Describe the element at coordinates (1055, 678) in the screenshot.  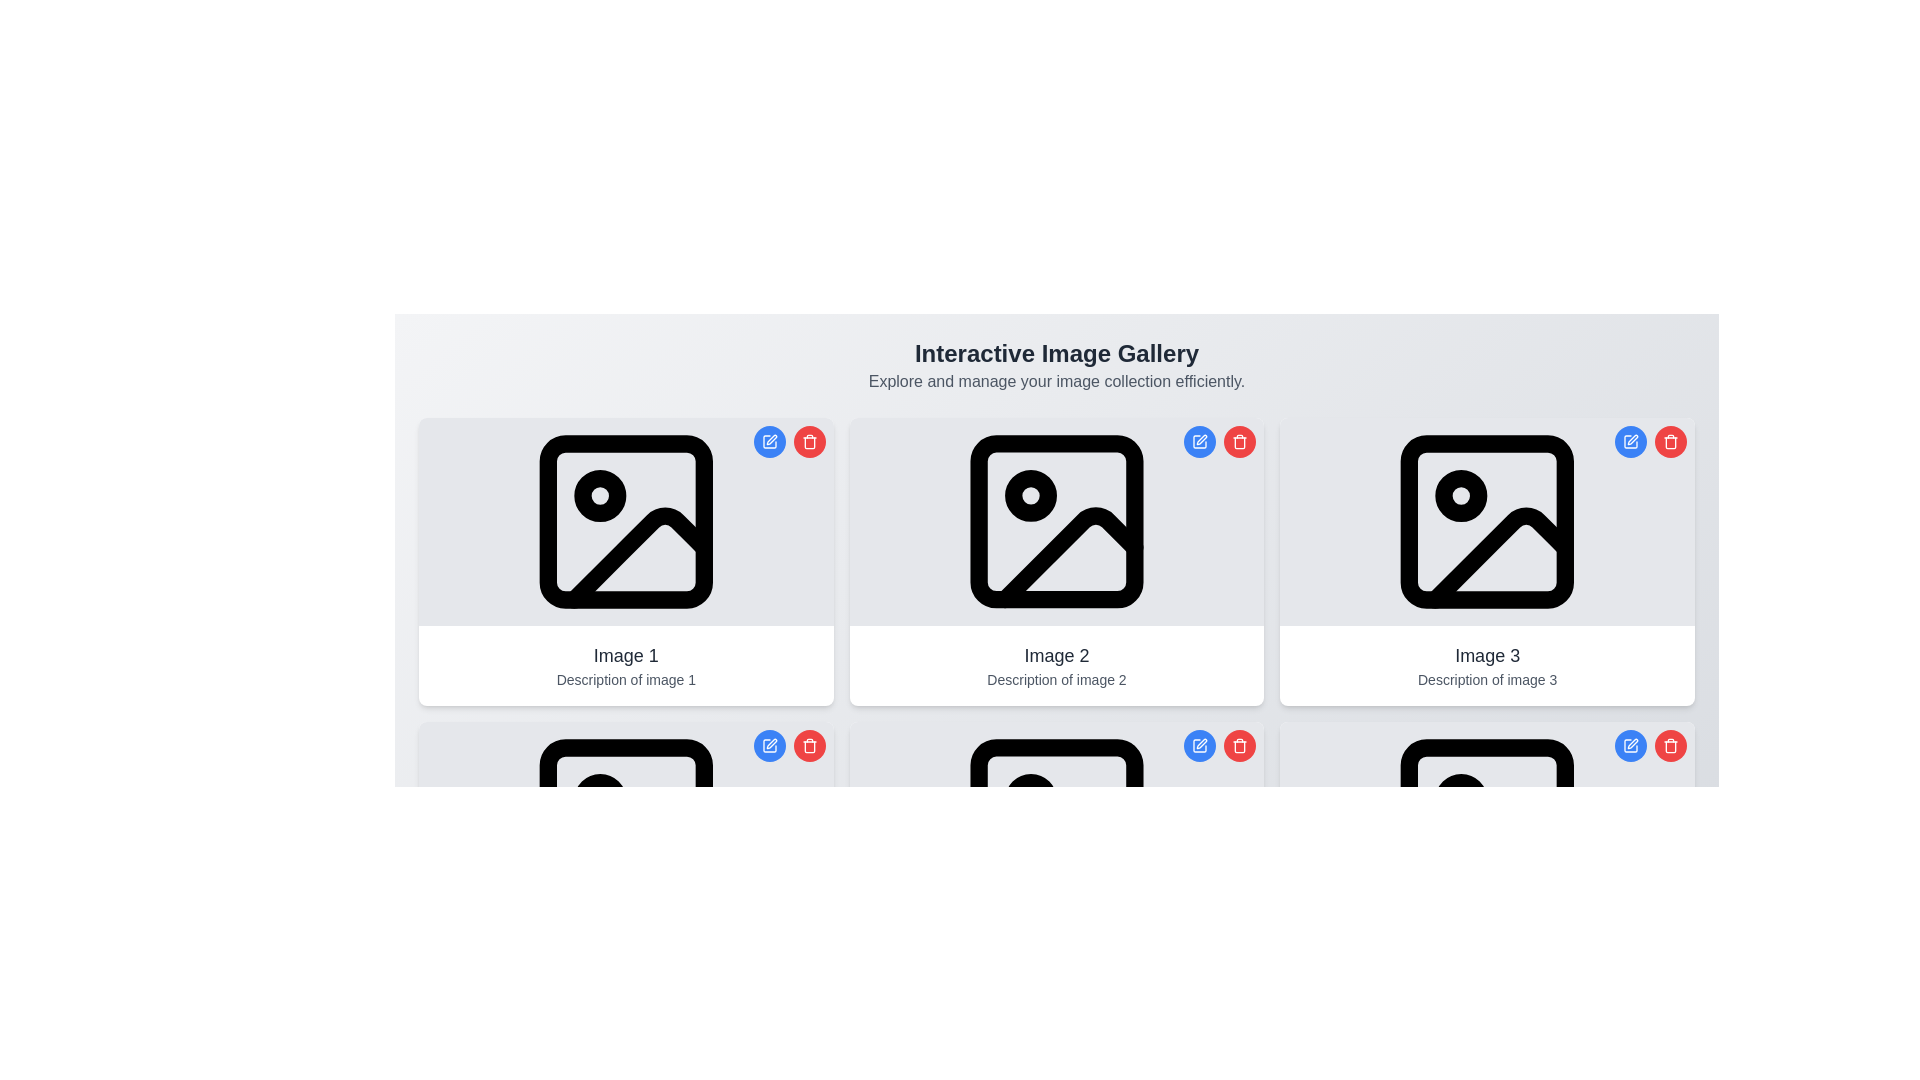
I see `text label displaying 'Description of image 2', which is located below the main title 'Image 2' in the second card of a horizontally aligned list of image cards` at that location.